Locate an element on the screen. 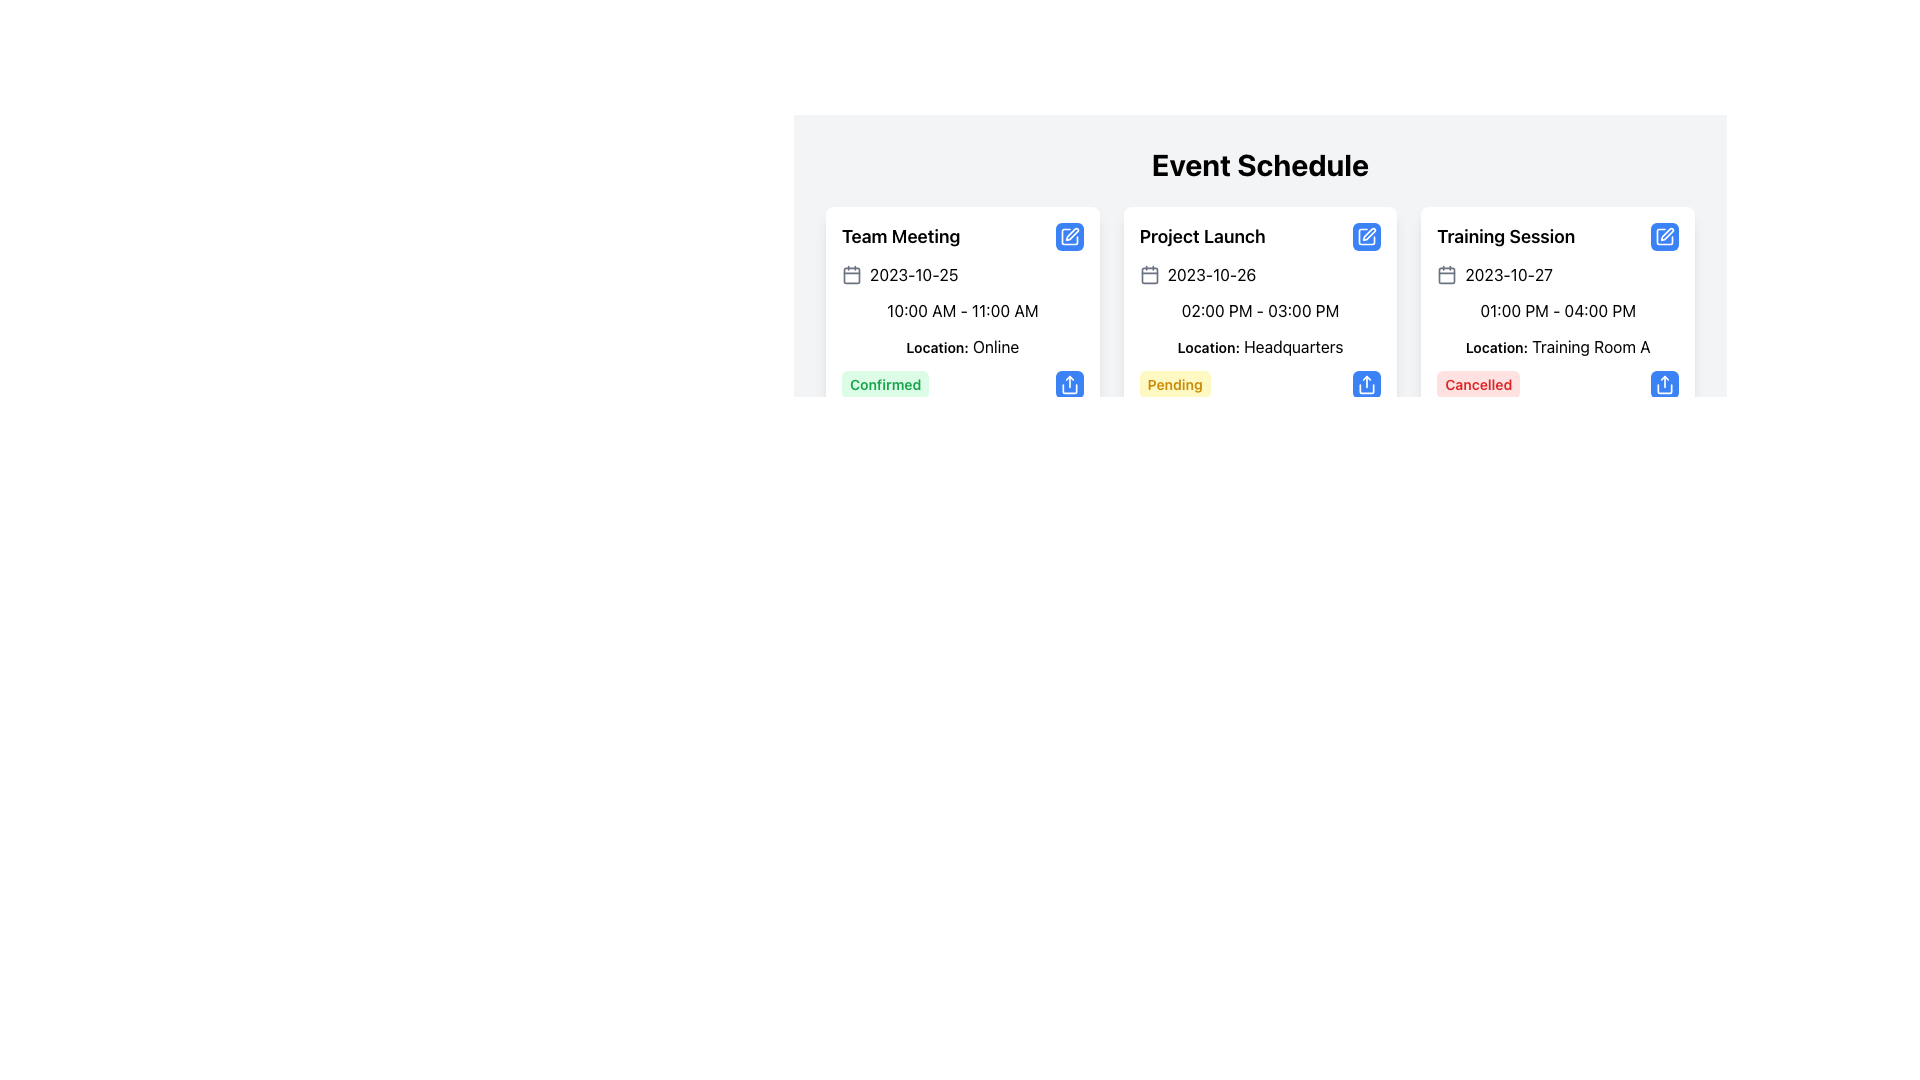  the text label that indicates the location details of the event, which is positioned beneath the time range text and to the left of the location details 'Headquarters' in the second event card is located at coordinates (1207, 346).